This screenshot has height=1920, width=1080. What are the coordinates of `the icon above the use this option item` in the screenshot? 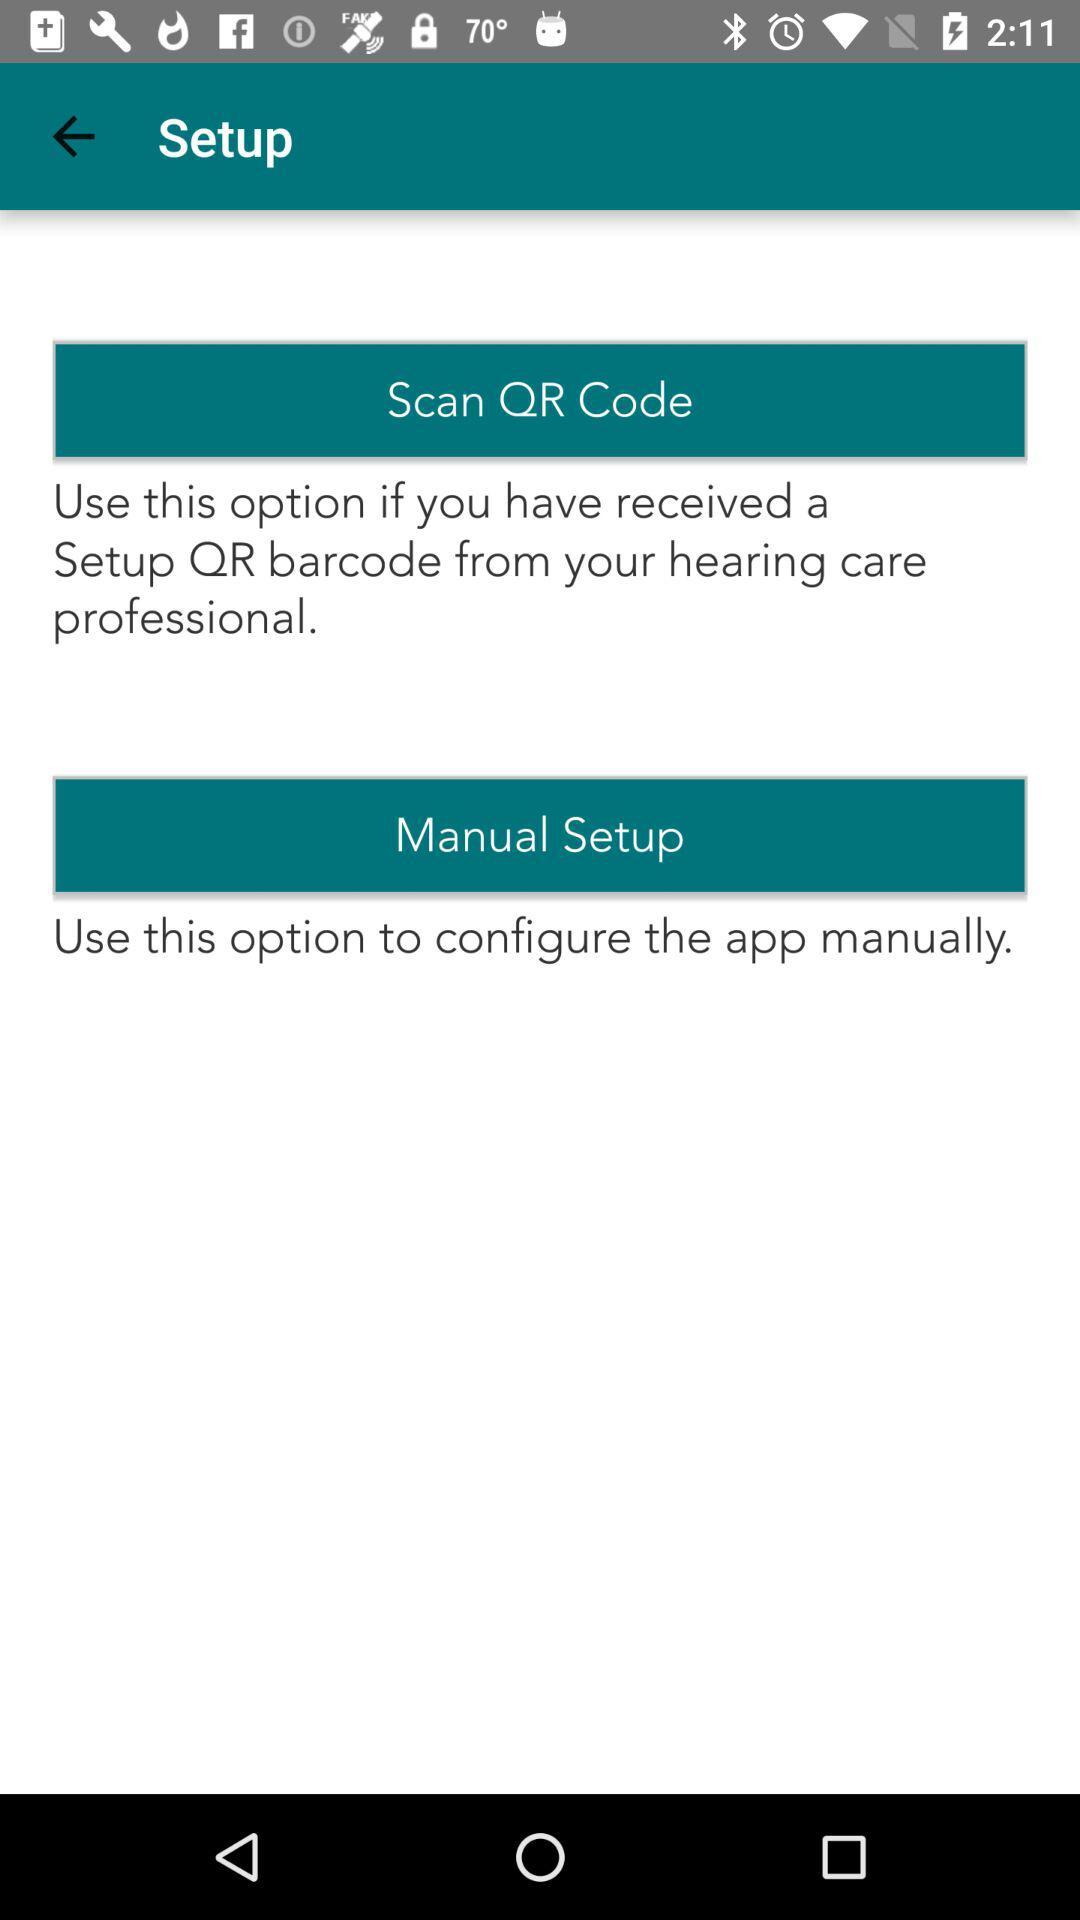 It's located at (540, 835).